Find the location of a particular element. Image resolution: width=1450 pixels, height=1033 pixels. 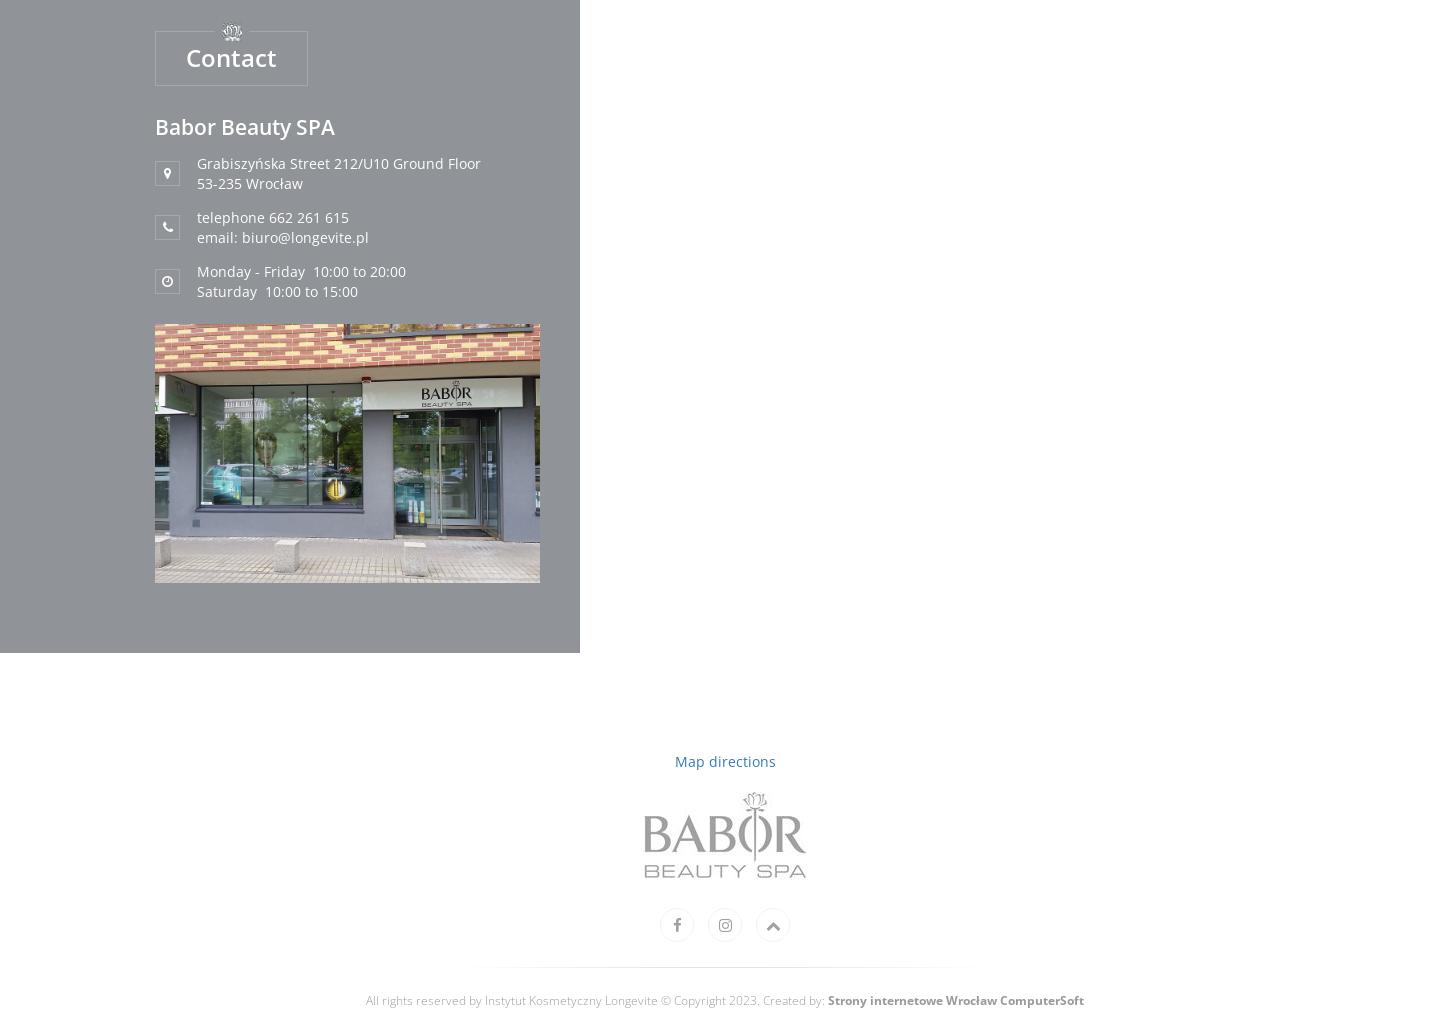

'All rights reserved by Instytut Kosmetyczny Longevite © Copyright 2023. Created by:' is located at coordinates (596, 999).